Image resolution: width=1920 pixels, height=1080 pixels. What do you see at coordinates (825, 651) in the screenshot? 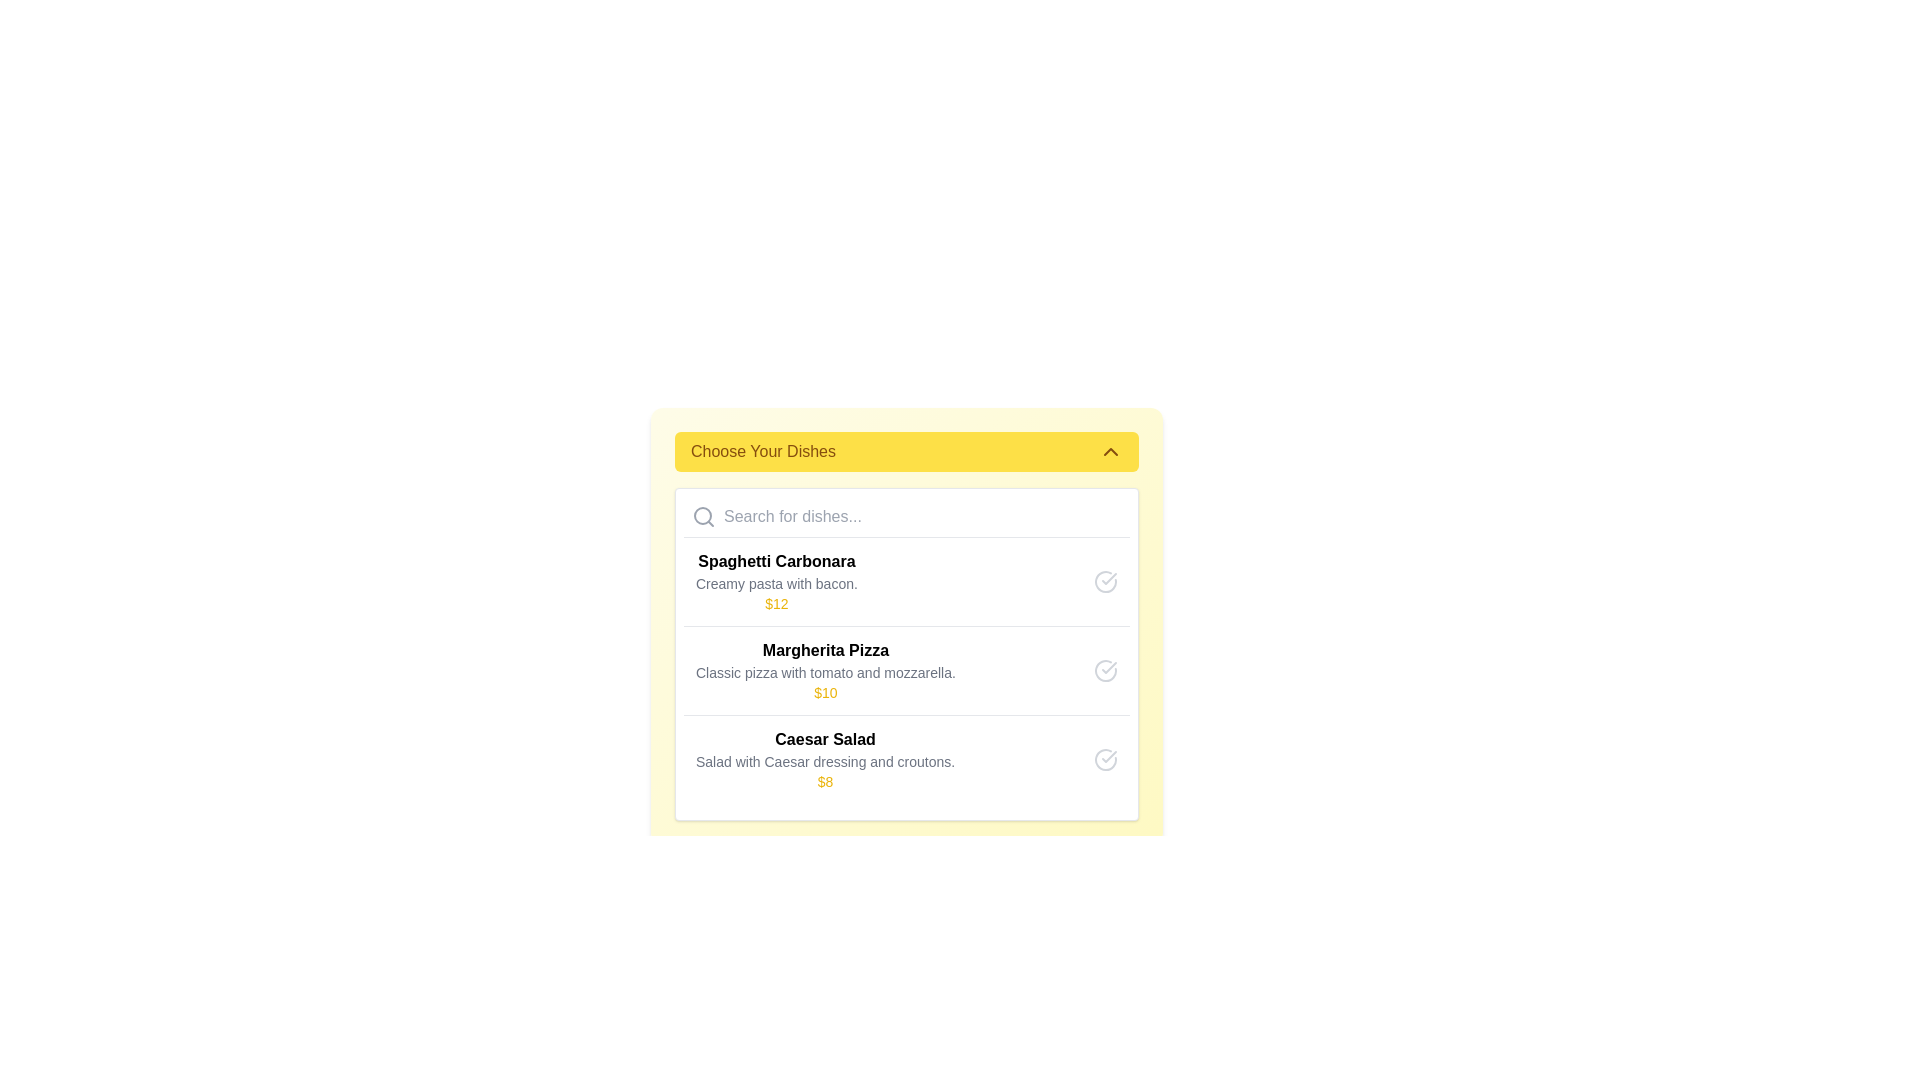
I see `text label for the menu item 'Margherita Pizza' which is located at the center of the element's bounding box` at bounding box center [825, 651].